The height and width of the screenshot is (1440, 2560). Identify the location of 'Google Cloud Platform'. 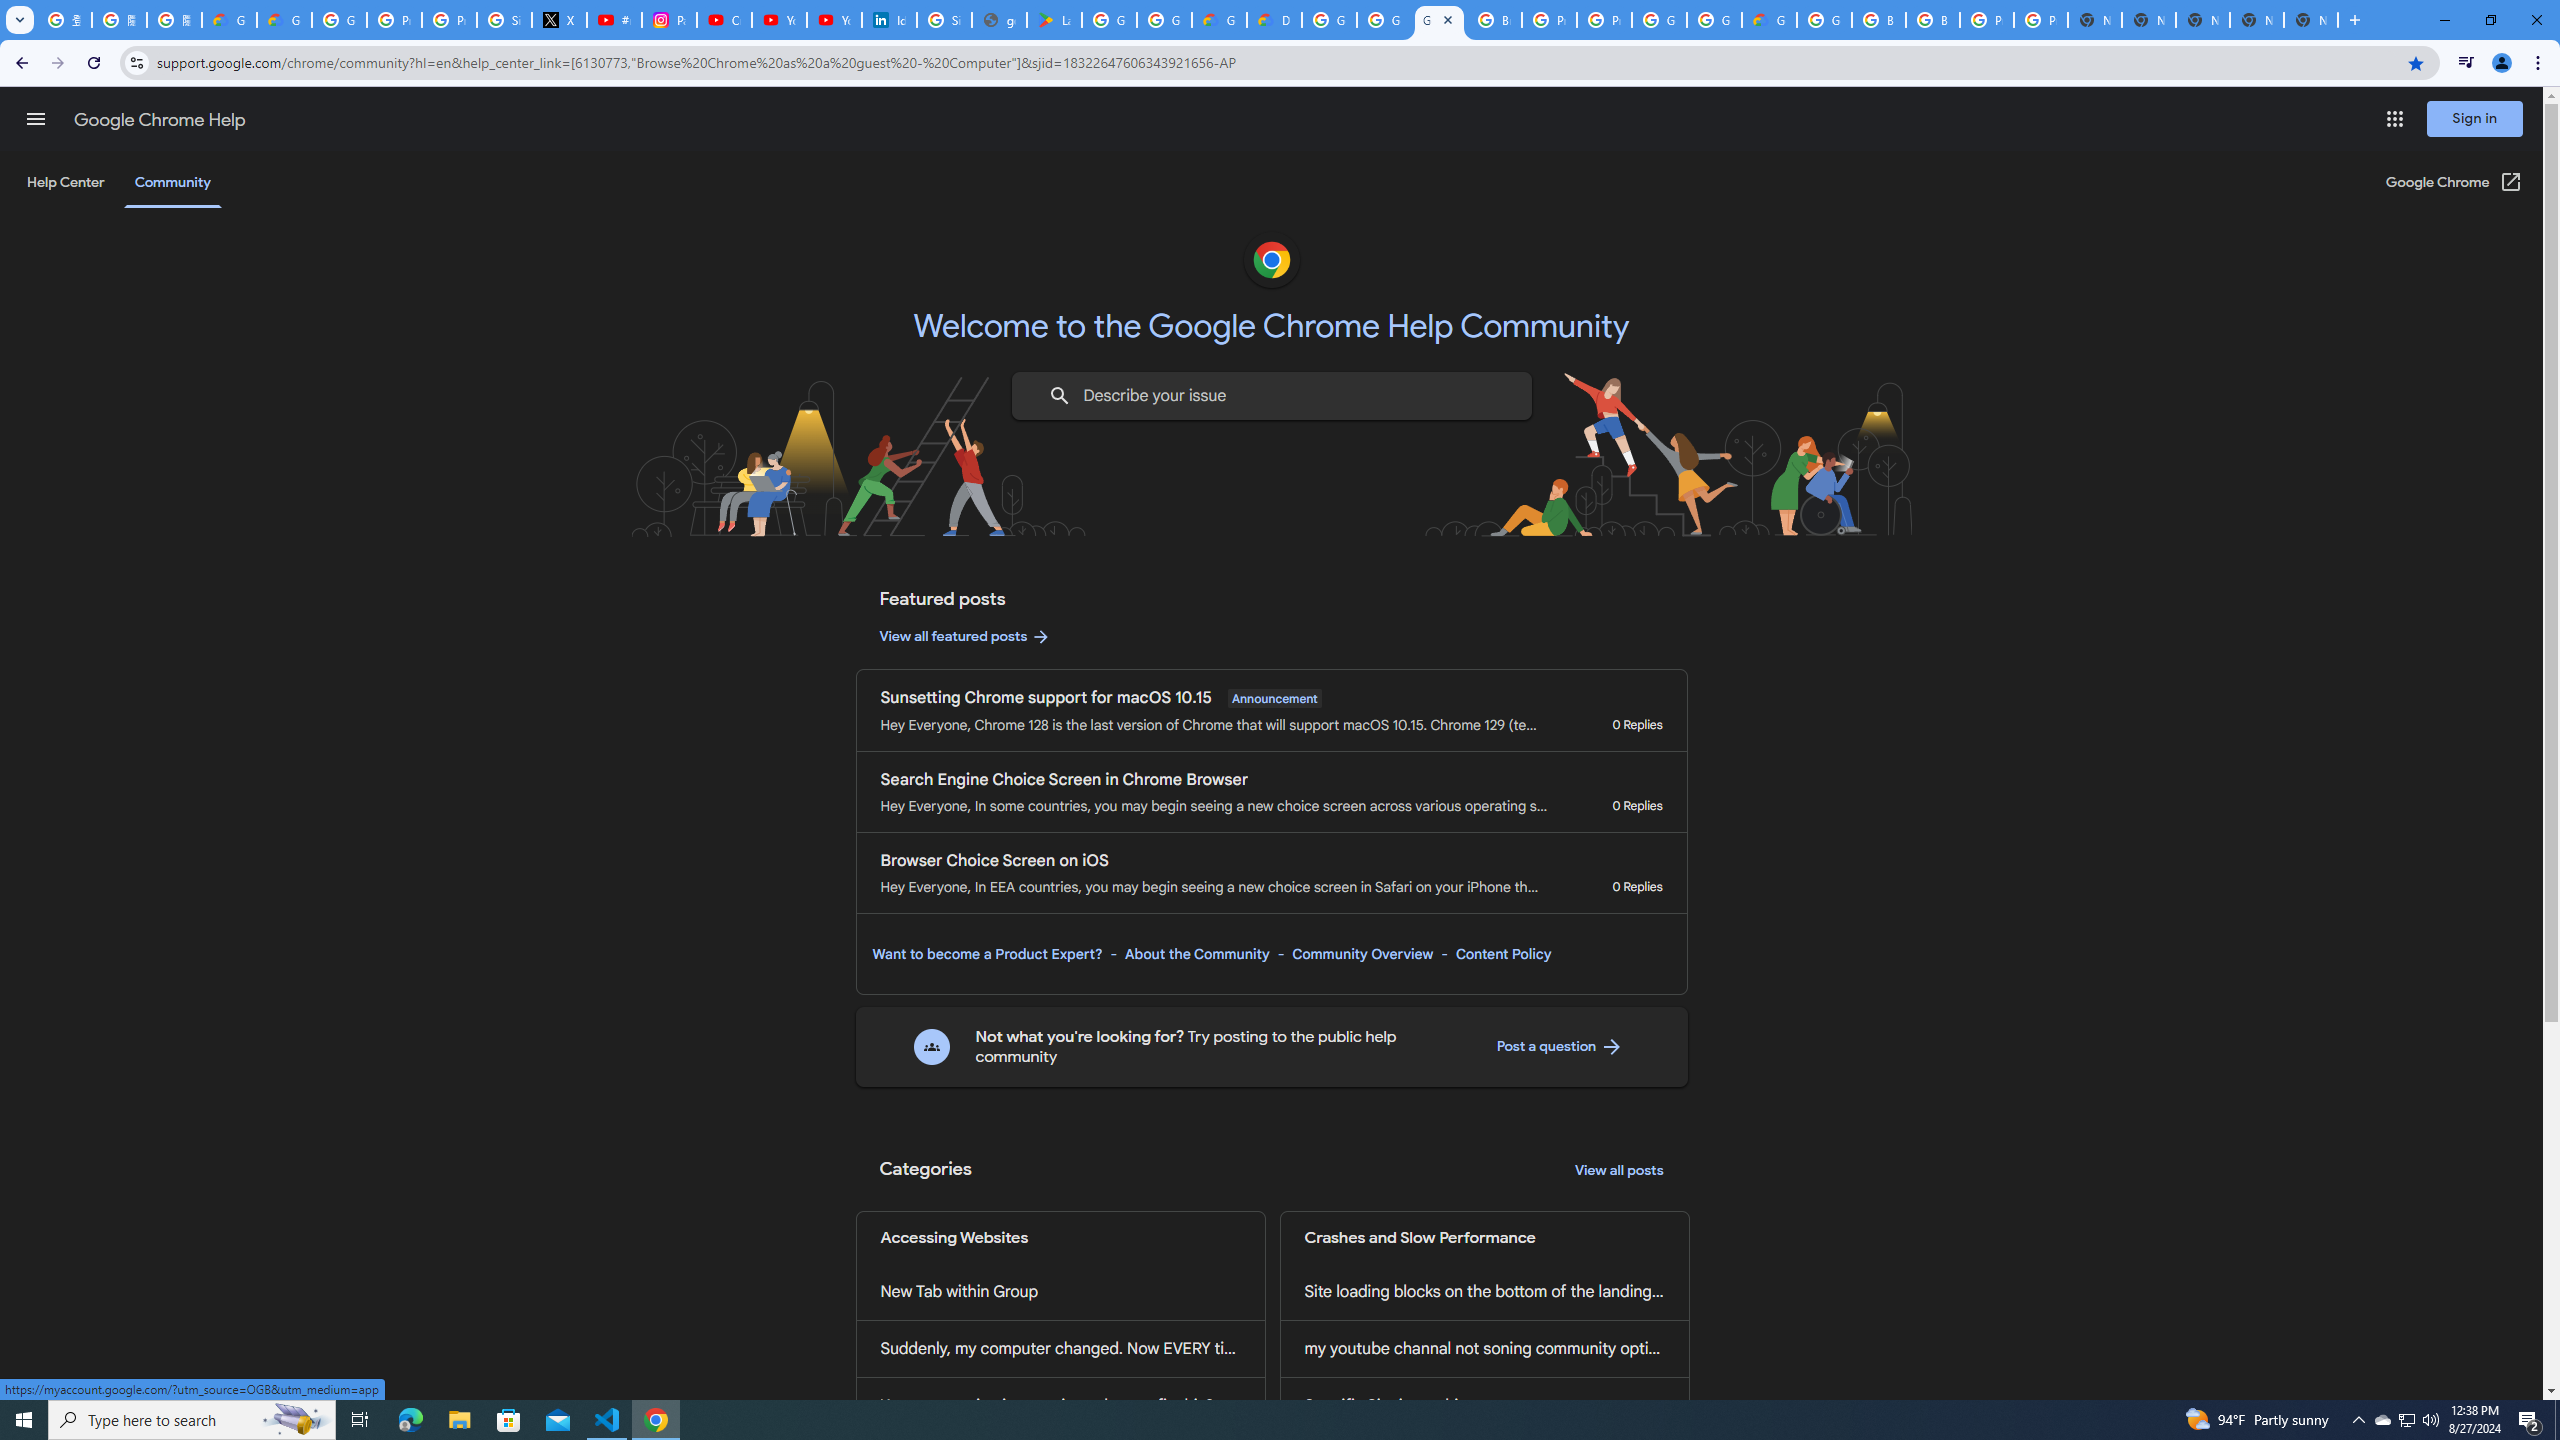
(1823, 19).